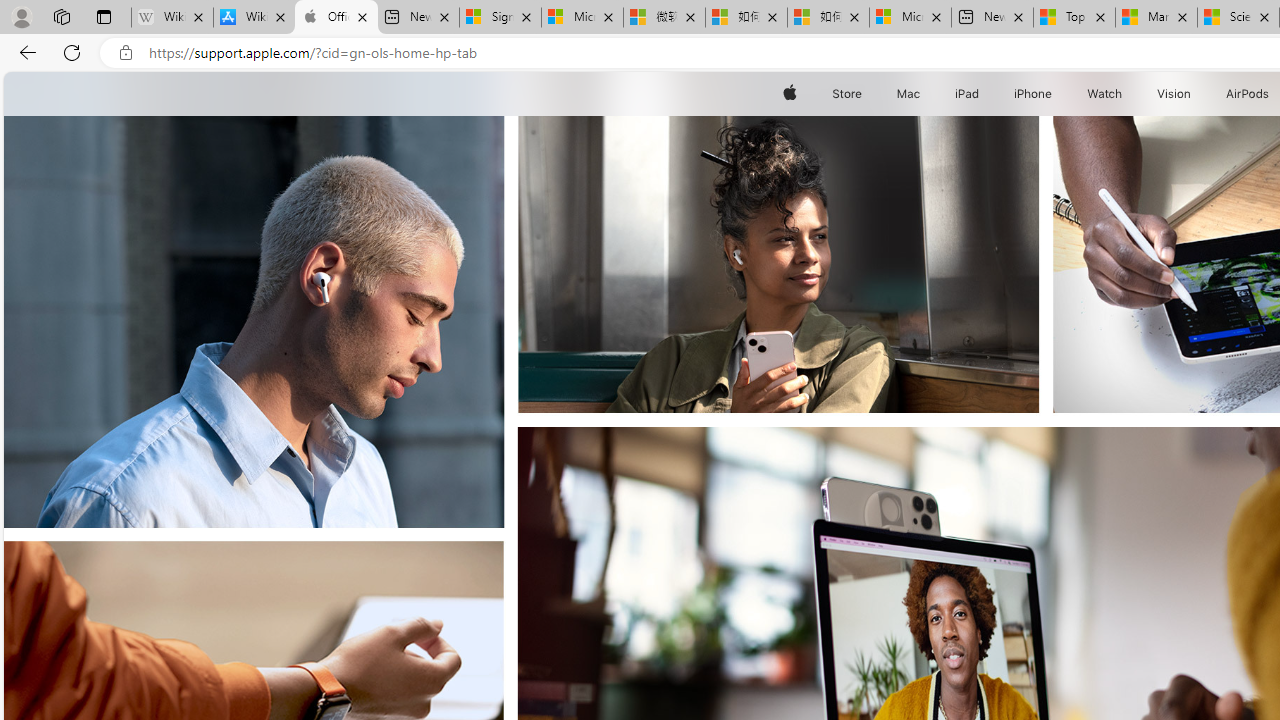 The width and height of the screenshot is (1280, 720). Describe the element at coordinates (1055, 93) in the screenshot. I see `'iPhone menu'` at that location.